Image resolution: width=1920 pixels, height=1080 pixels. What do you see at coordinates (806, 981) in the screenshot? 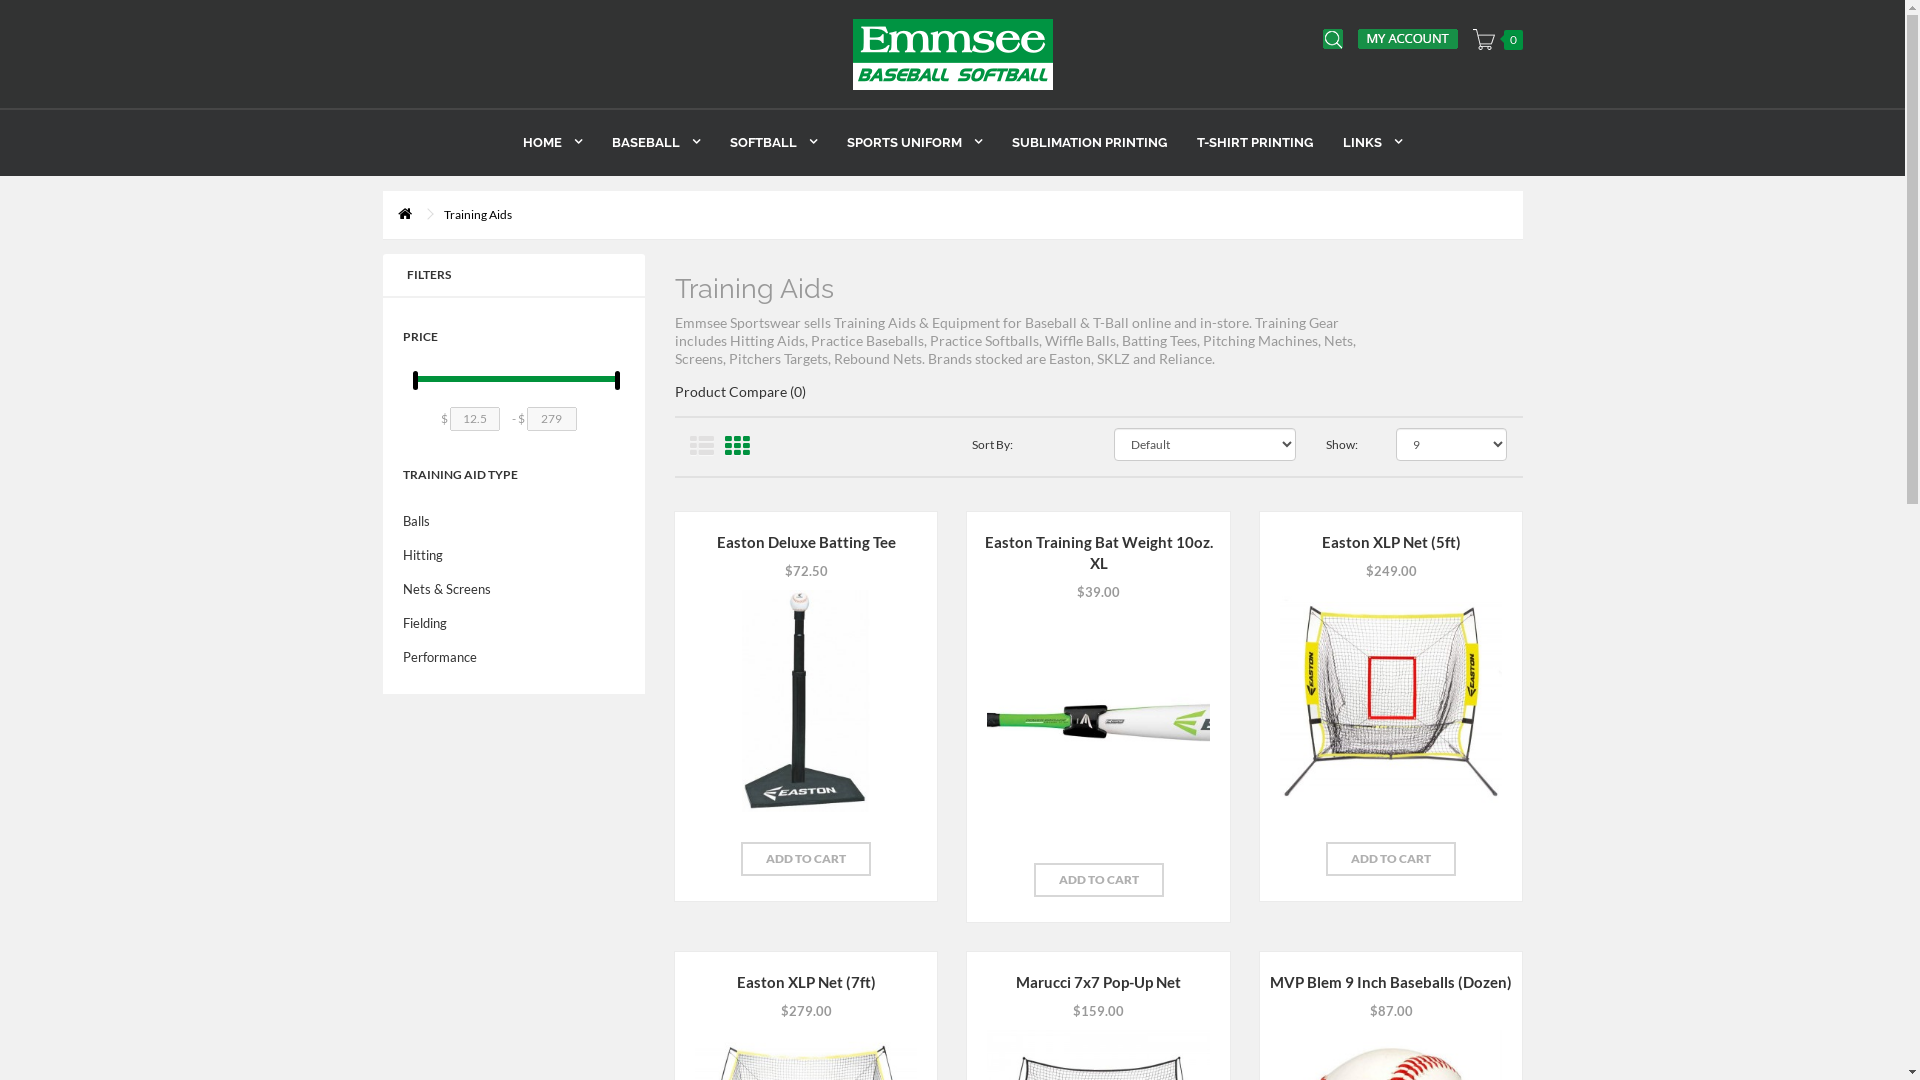
I see `'Easton XLP Net (7ft)'` at bounding box center [806, 981].